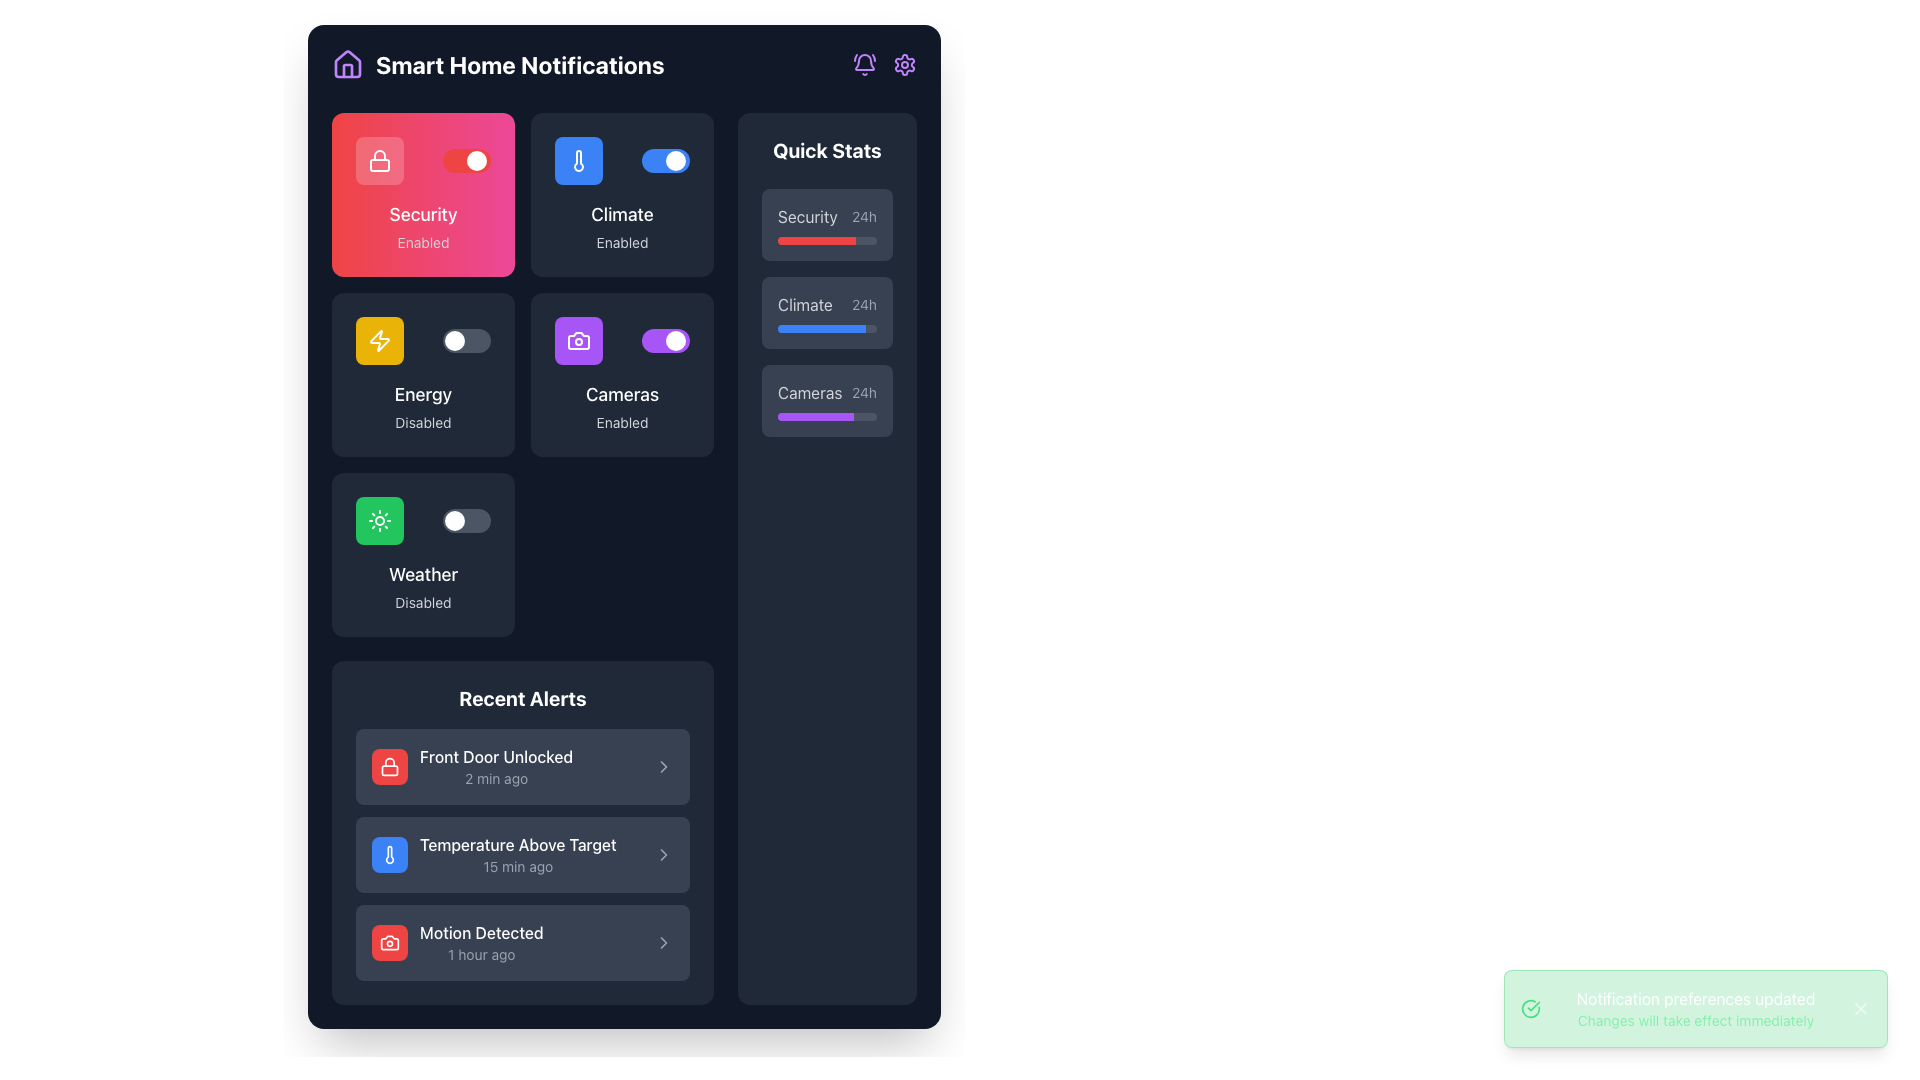 This screenshot has width=1920, height=1080. What do you see at coordinates (389, 766) in the screenshot?
I see `the security alert icon located in the 'Recent Alerts' section next to the text 'Front Door Unlocked'` at bounding box center [389, 766].